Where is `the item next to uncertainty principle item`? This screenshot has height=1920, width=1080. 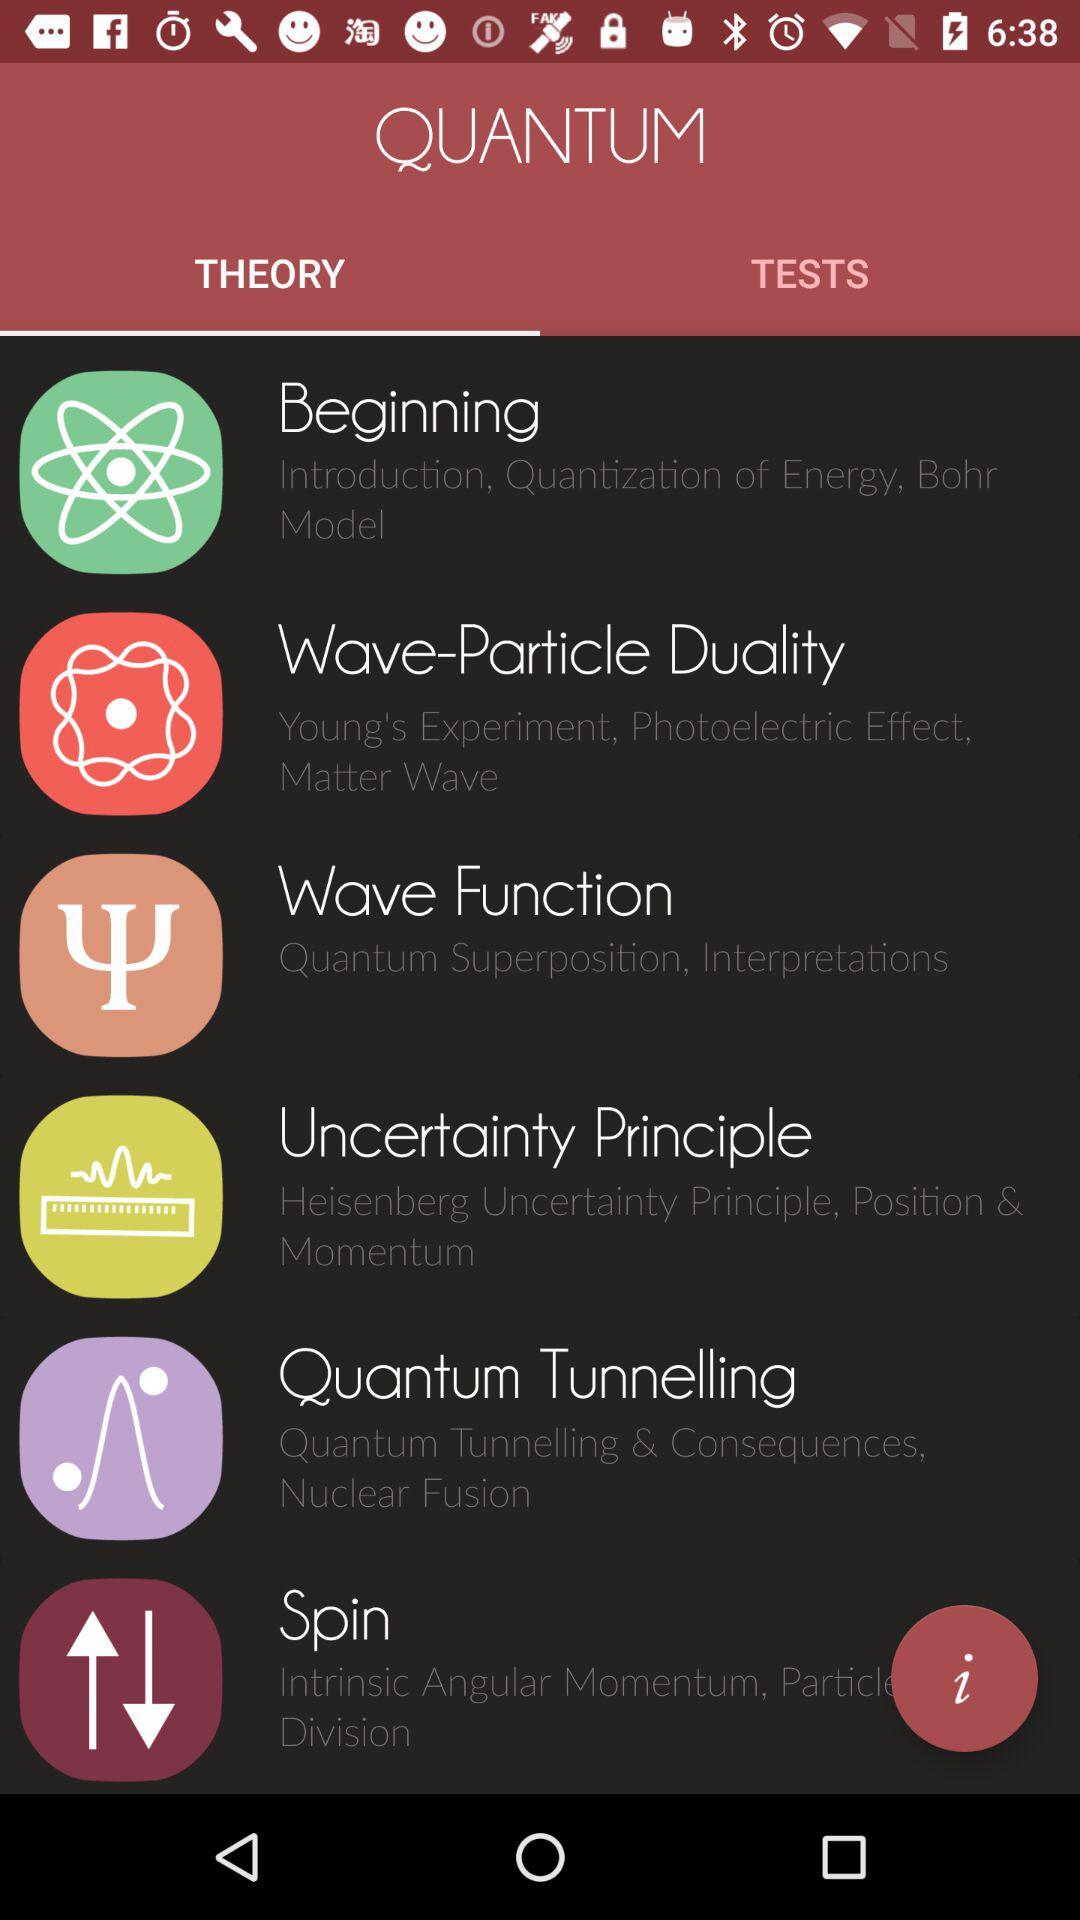 the item next to uncertainty principle item is located at coordinates (120, 1196).